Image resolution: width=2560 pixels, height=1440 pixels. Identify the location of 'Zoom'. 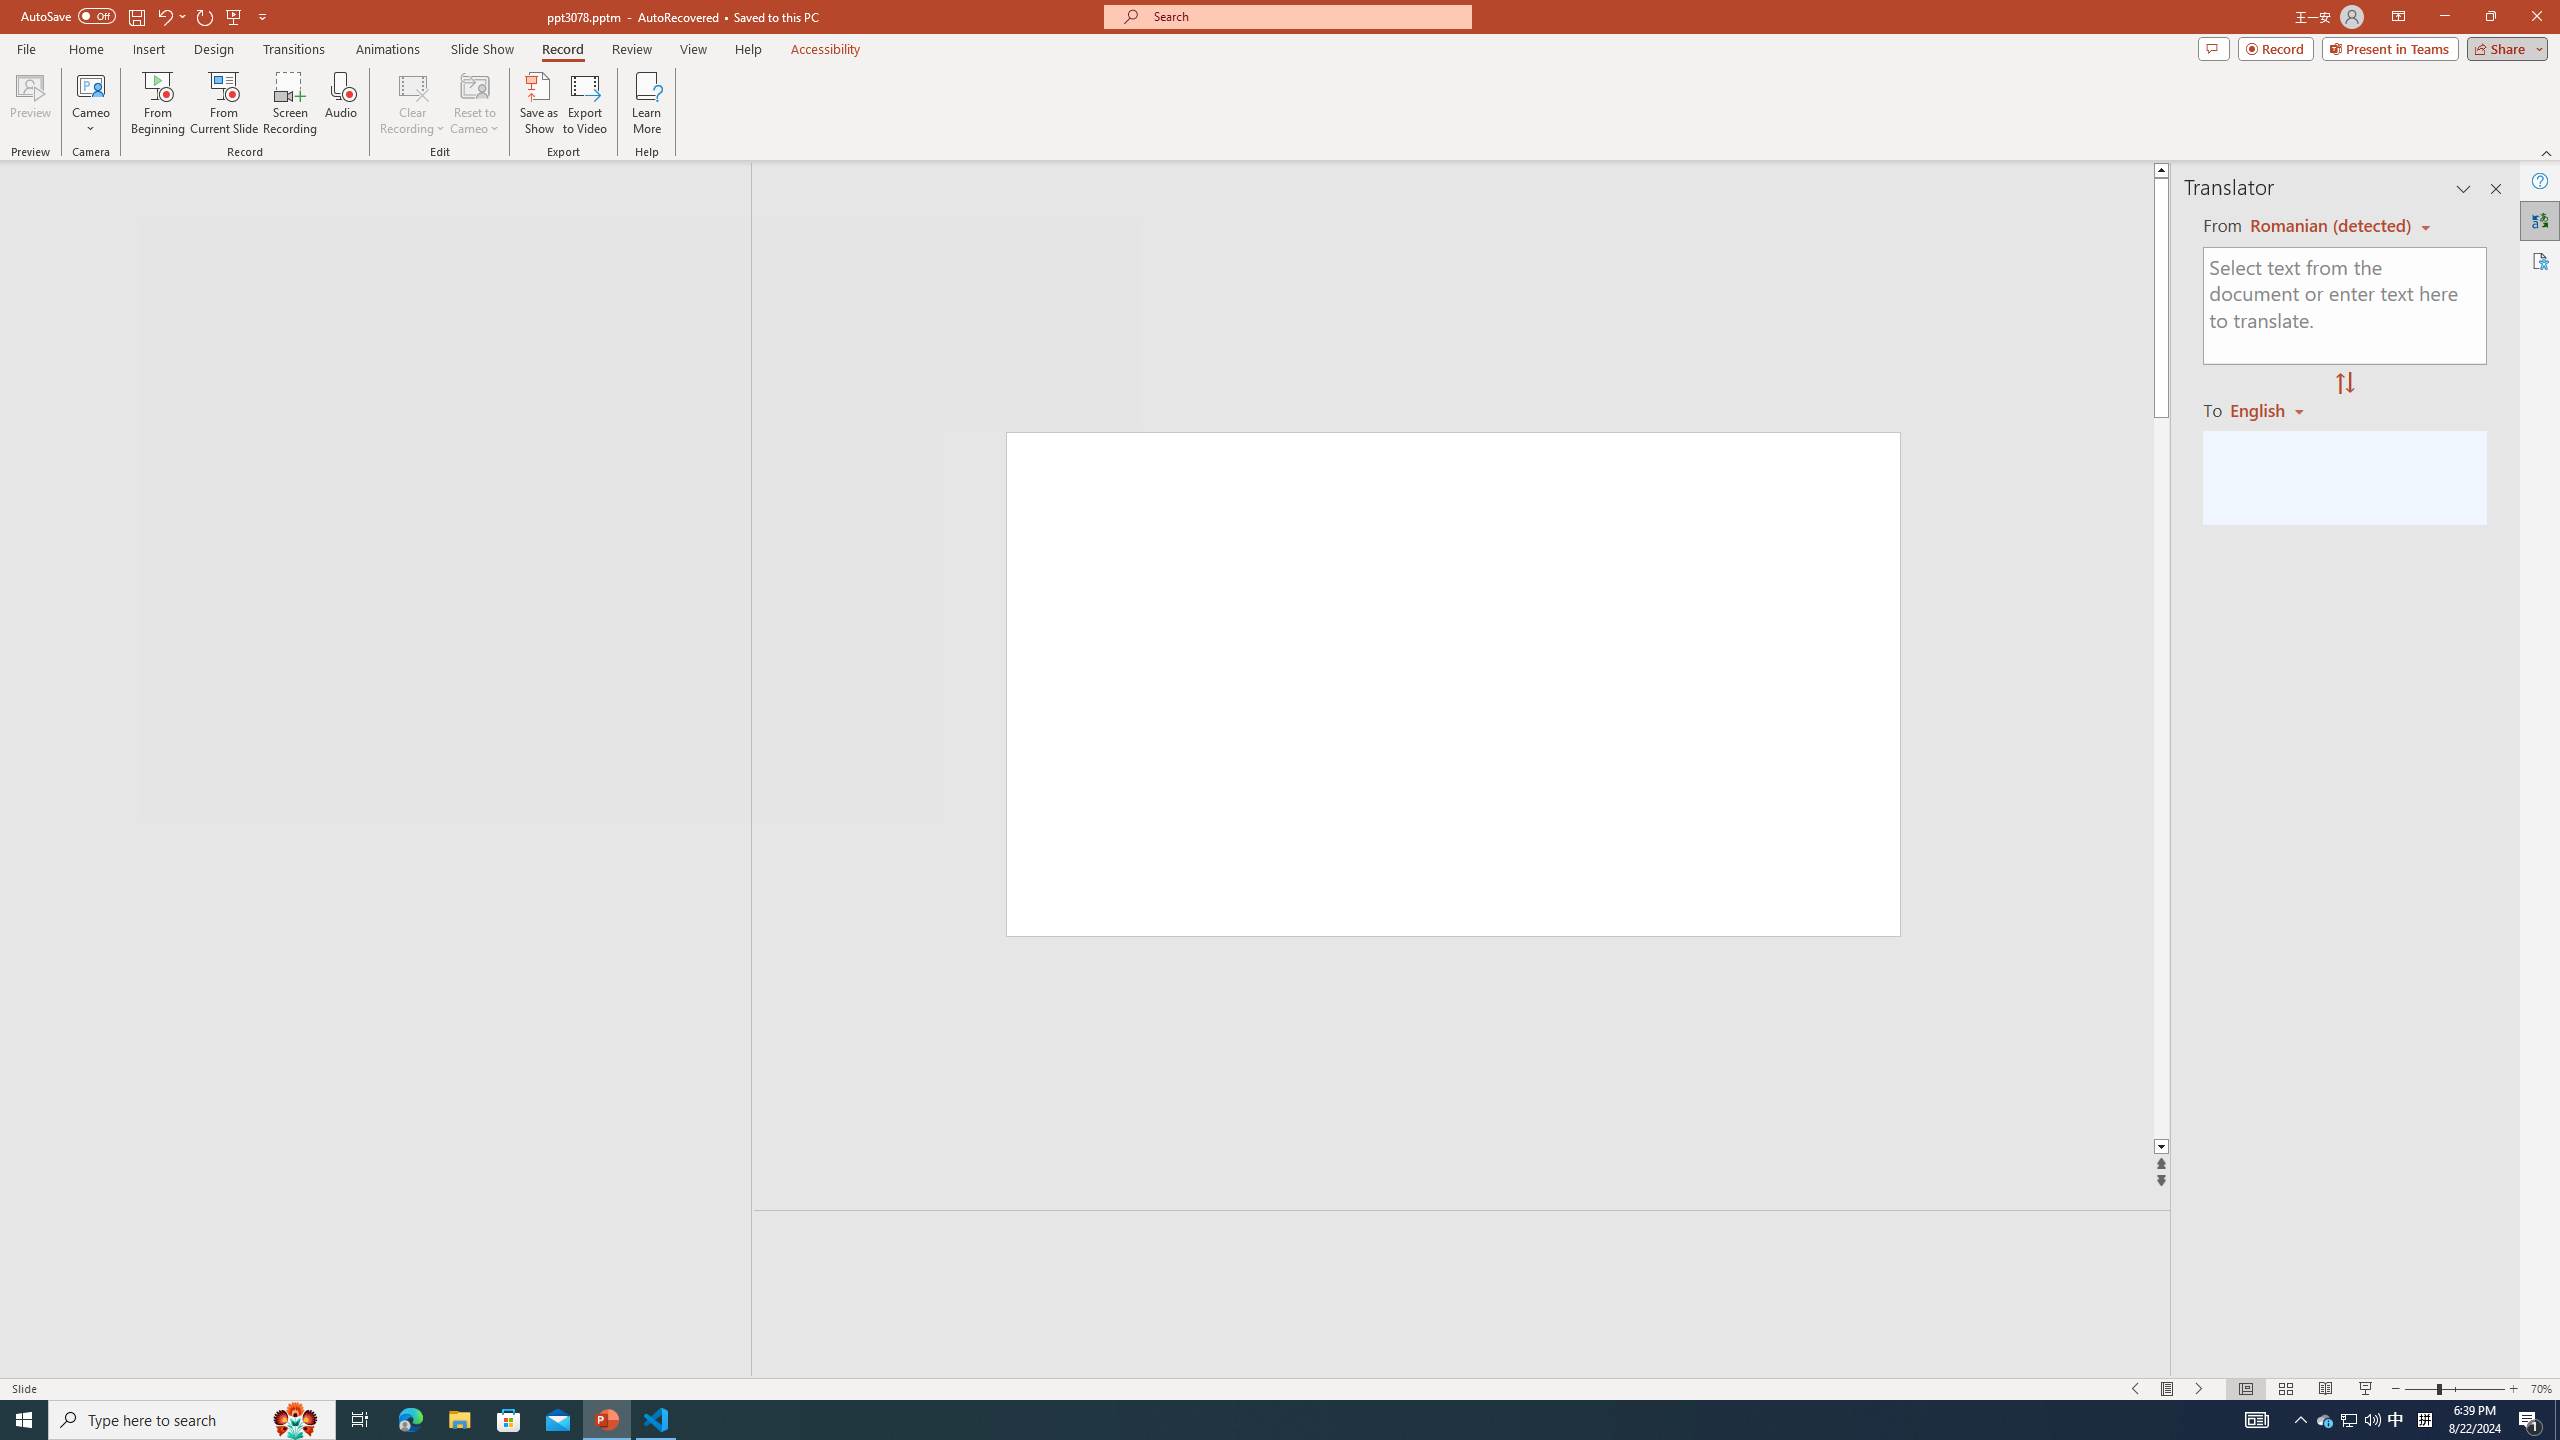
(2454, 1389).